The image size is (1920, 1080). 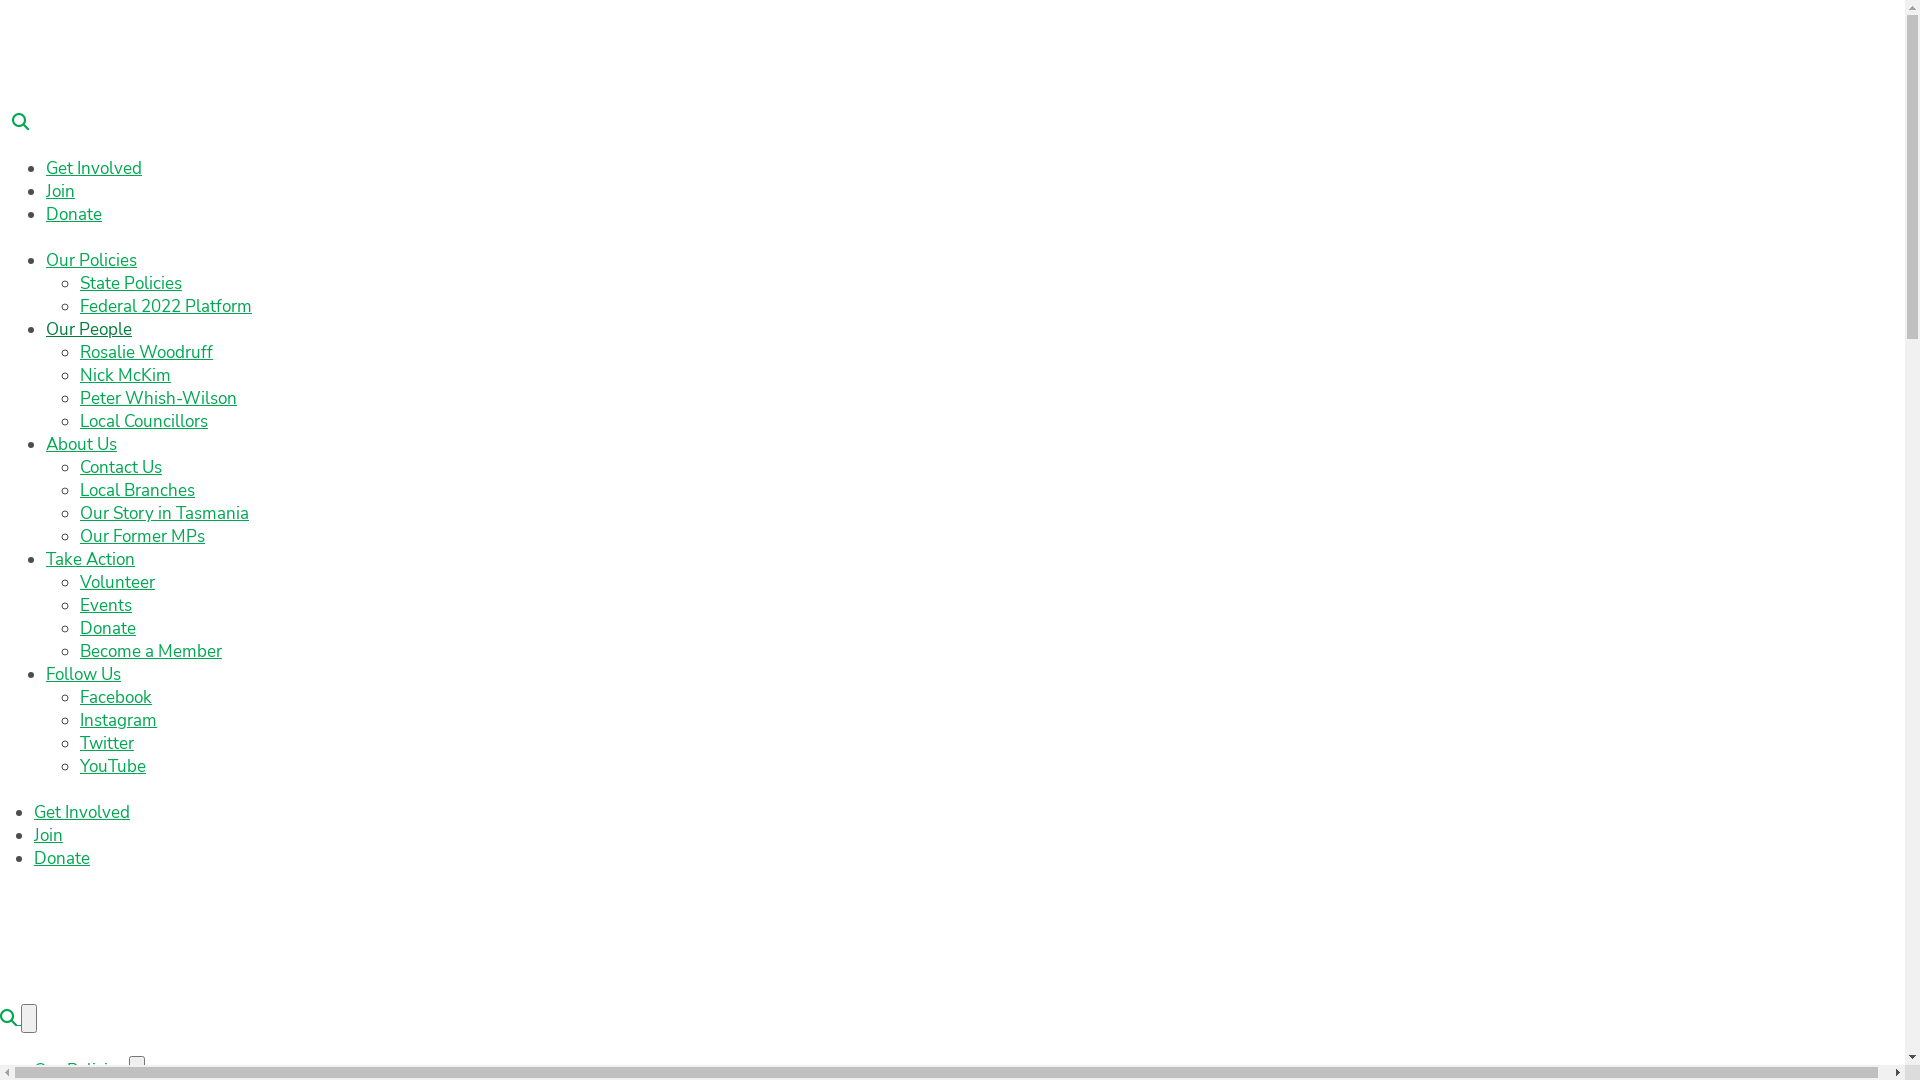 I want to click on 'Rosalie Woodruff', so click(x=145, y=351).